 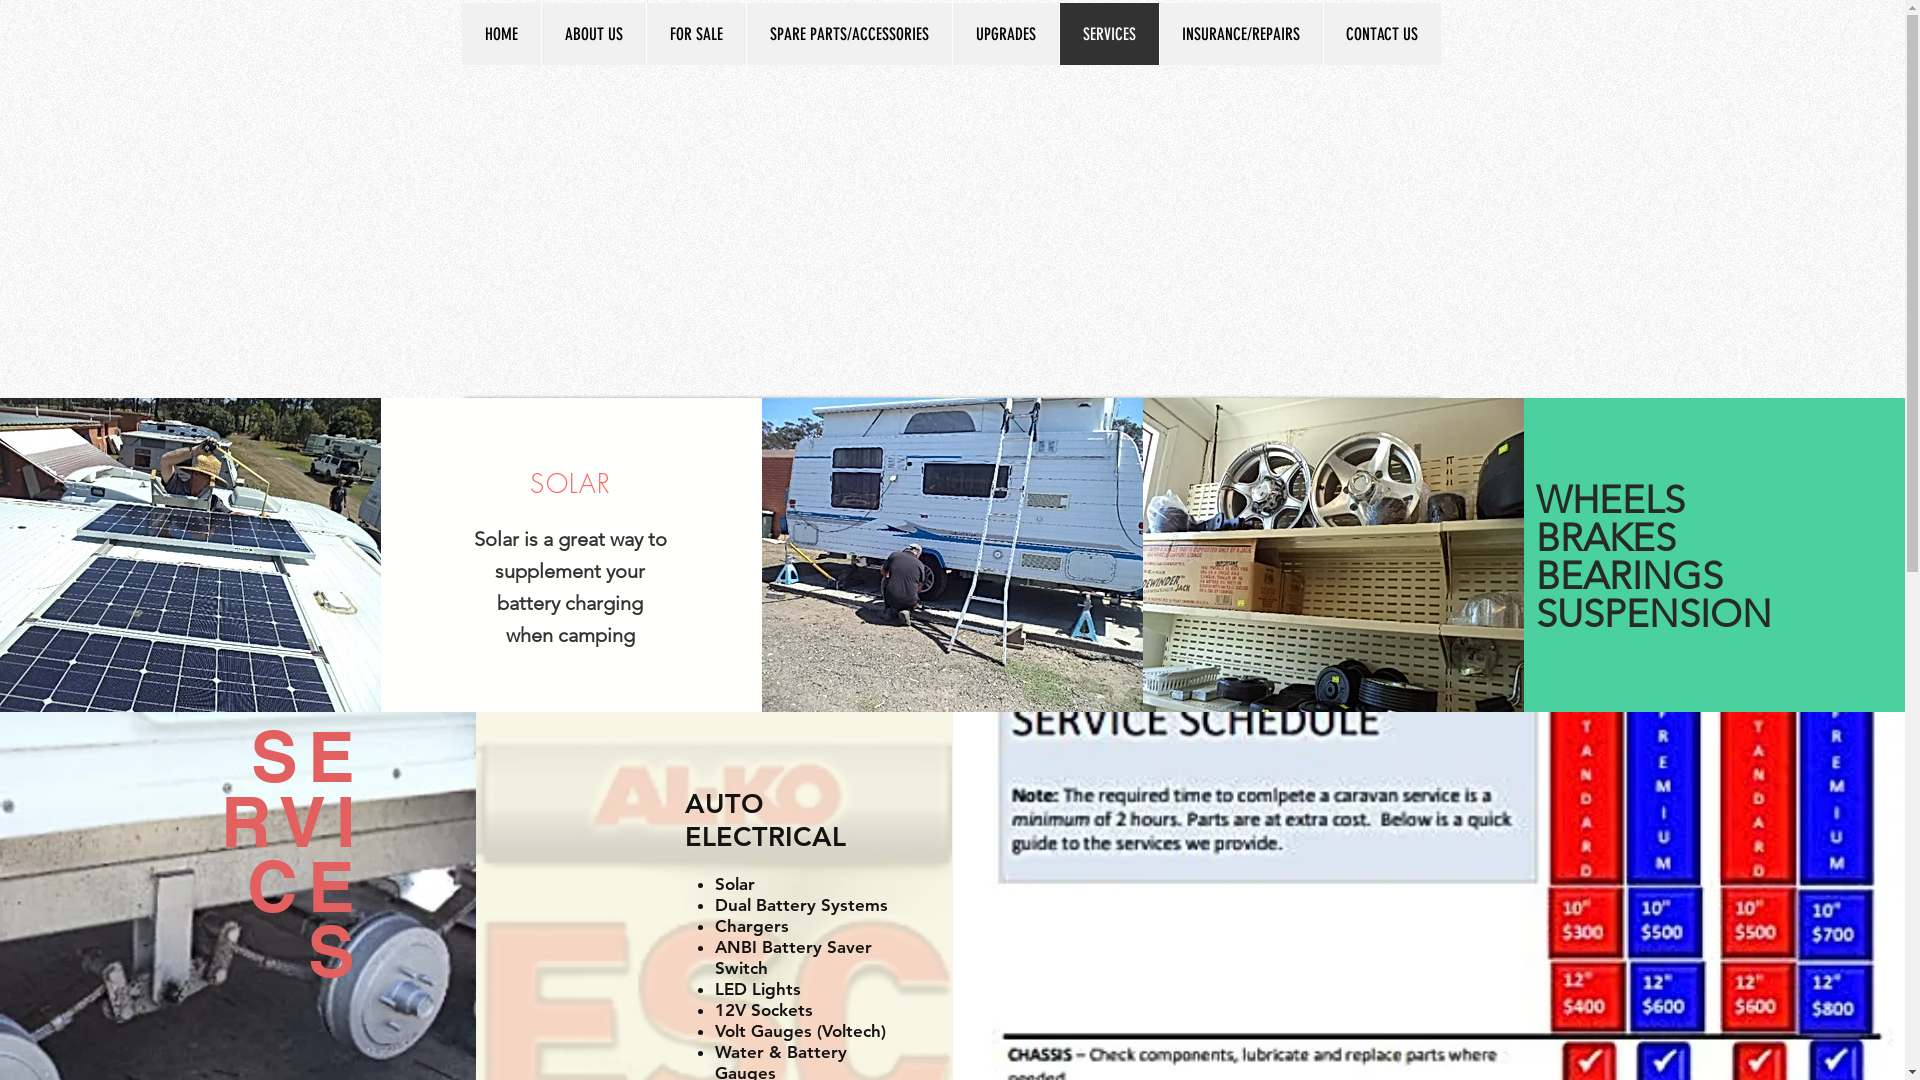 I want to click on 'HOME', so click(x=501, y=34).